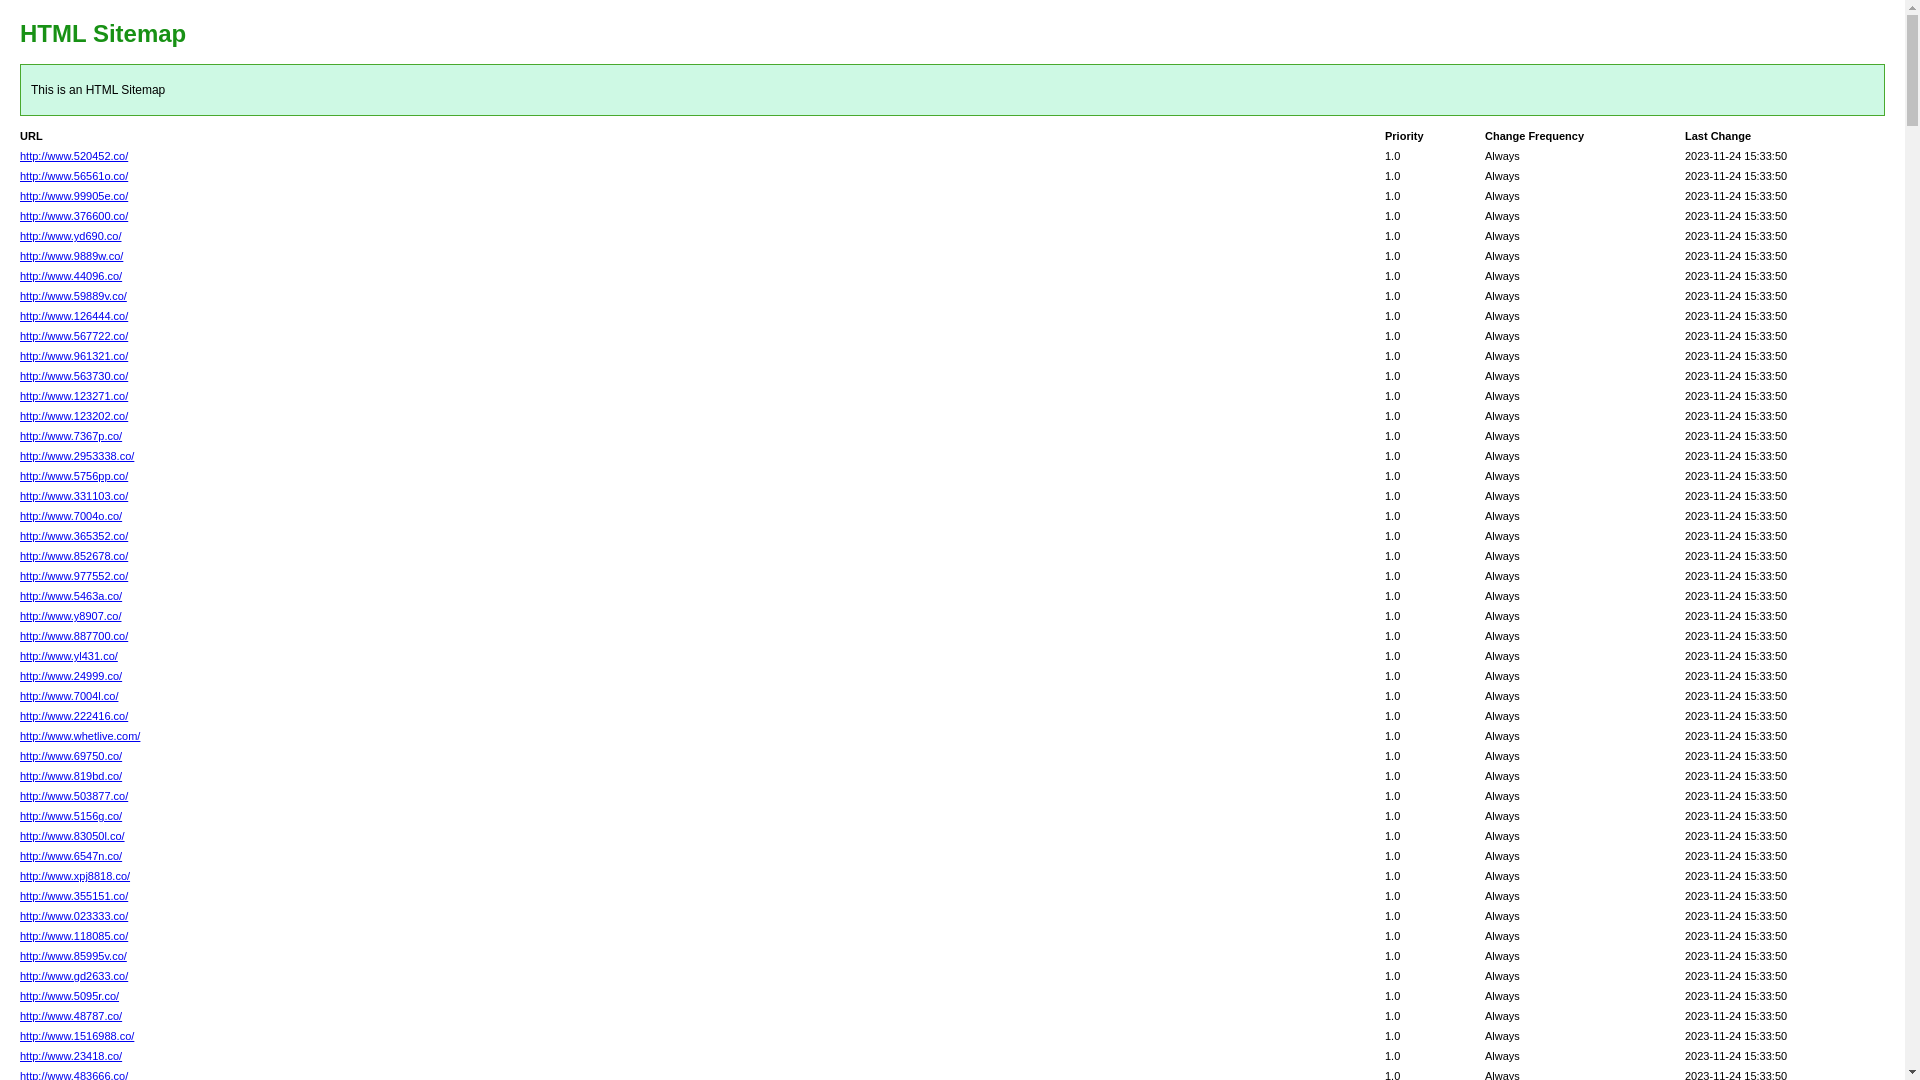 The image size is (1920, 1080). Describe the element at coordinates (73, 636) in the screenshot. I see `'http://www.887700.co/'` at that location.